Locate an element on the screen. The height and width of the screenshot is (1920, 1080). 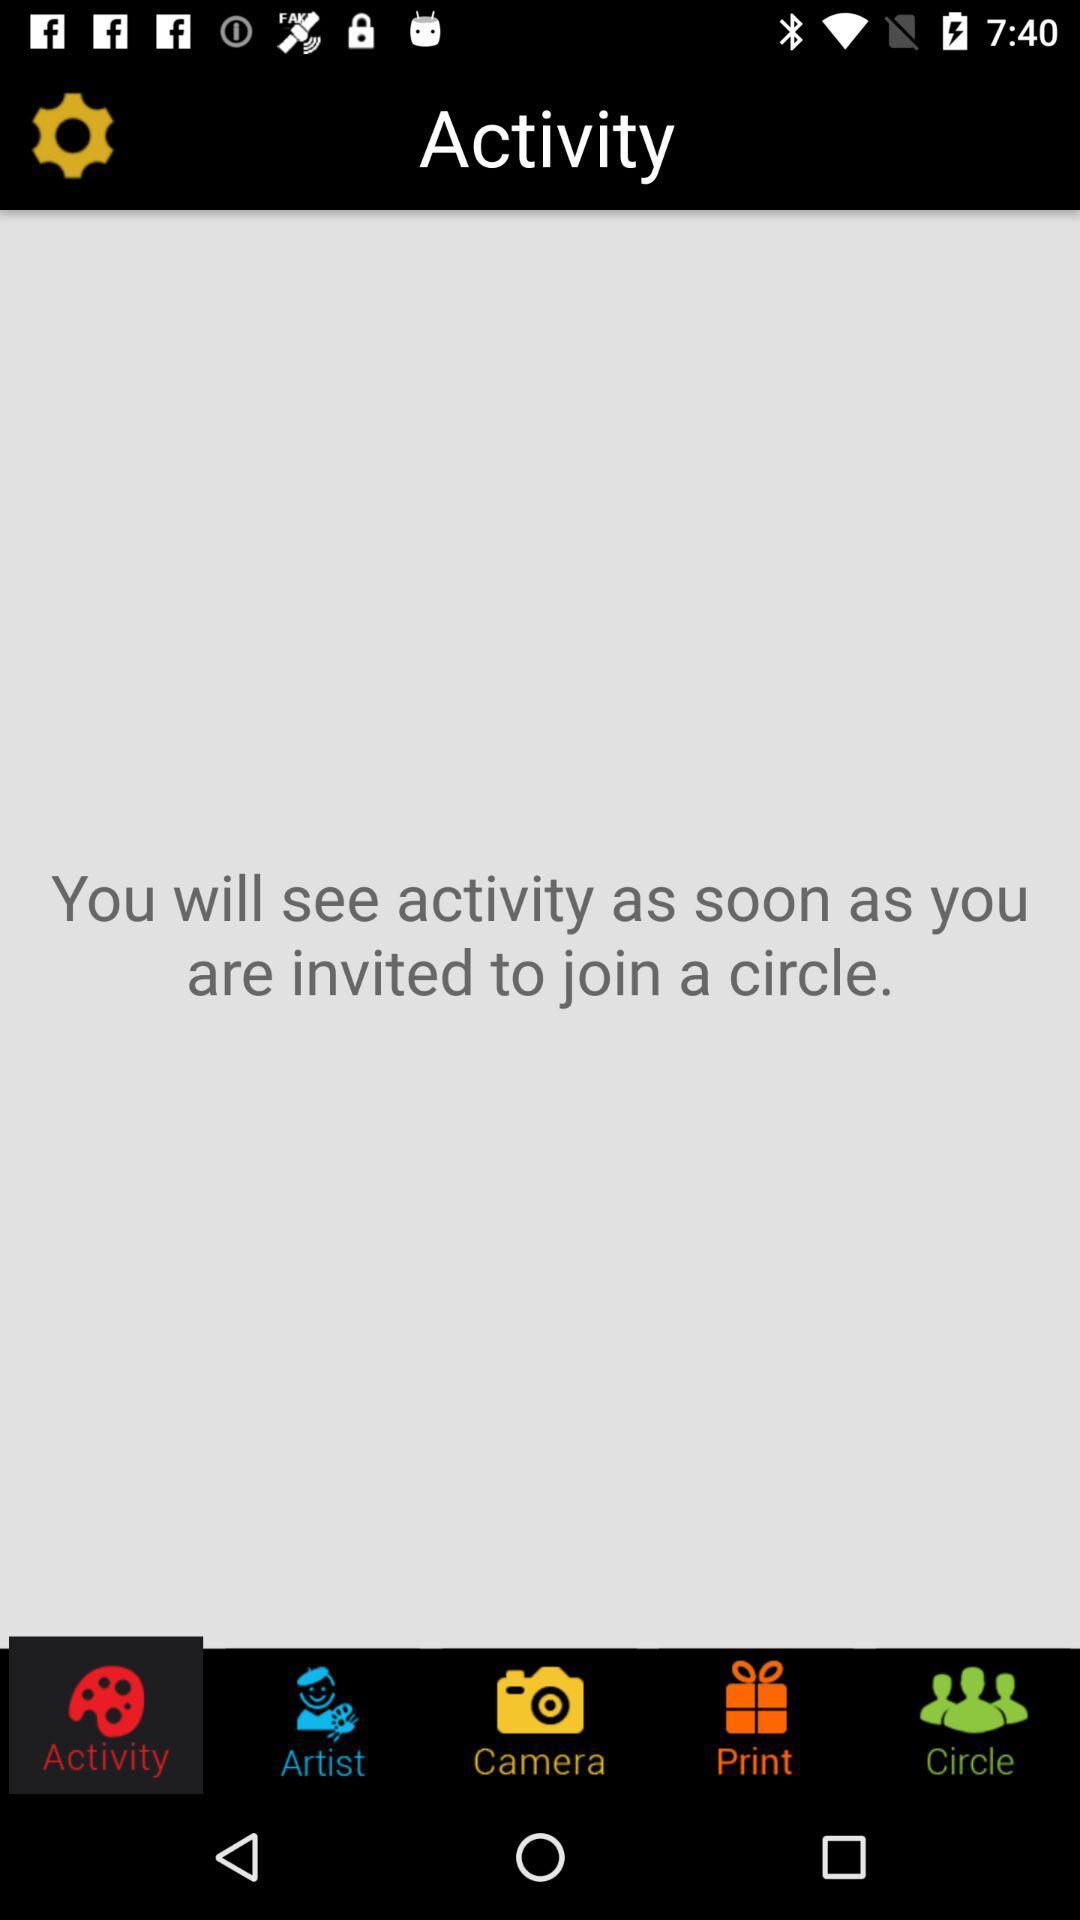
the item below the you will see is located at coordinates (107, 1714).